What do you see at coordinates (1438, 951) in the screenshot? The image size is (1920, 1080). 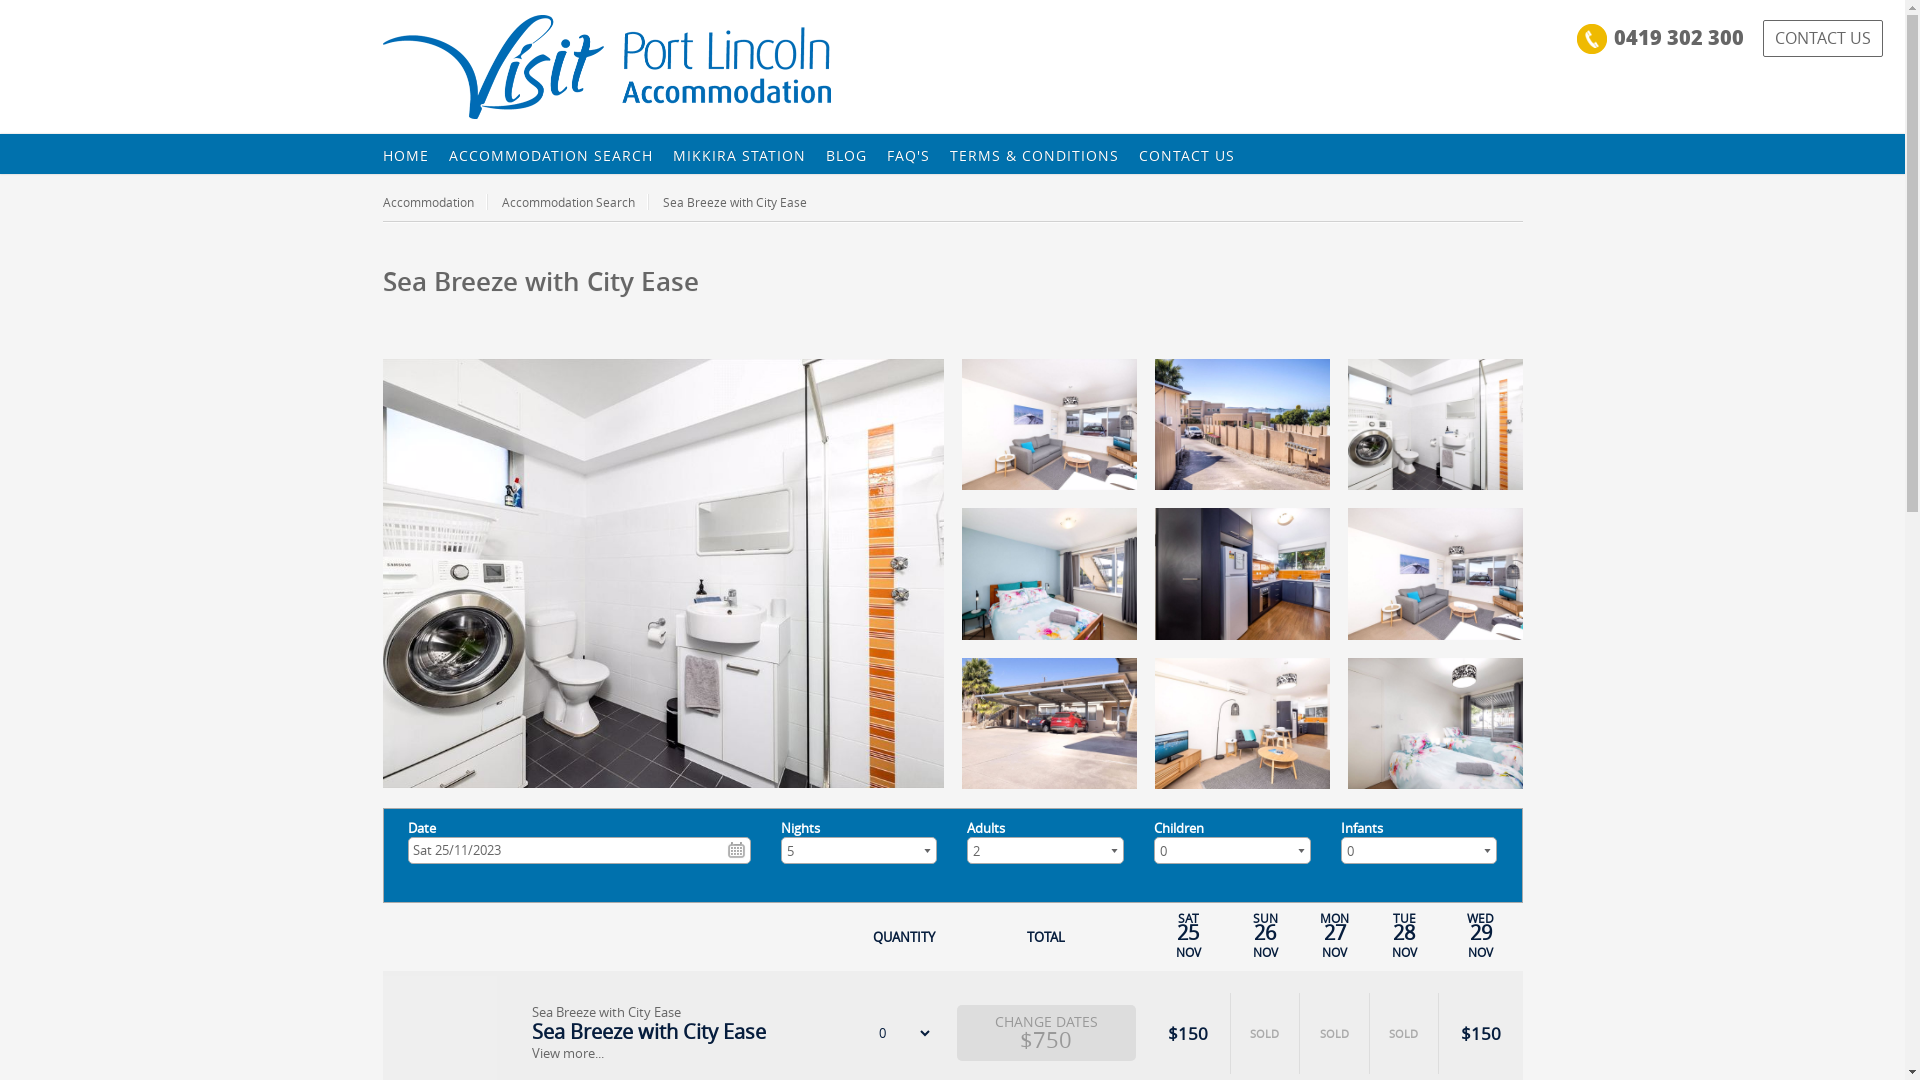 I see `'NOV'` at bounding box center [1438, 951].